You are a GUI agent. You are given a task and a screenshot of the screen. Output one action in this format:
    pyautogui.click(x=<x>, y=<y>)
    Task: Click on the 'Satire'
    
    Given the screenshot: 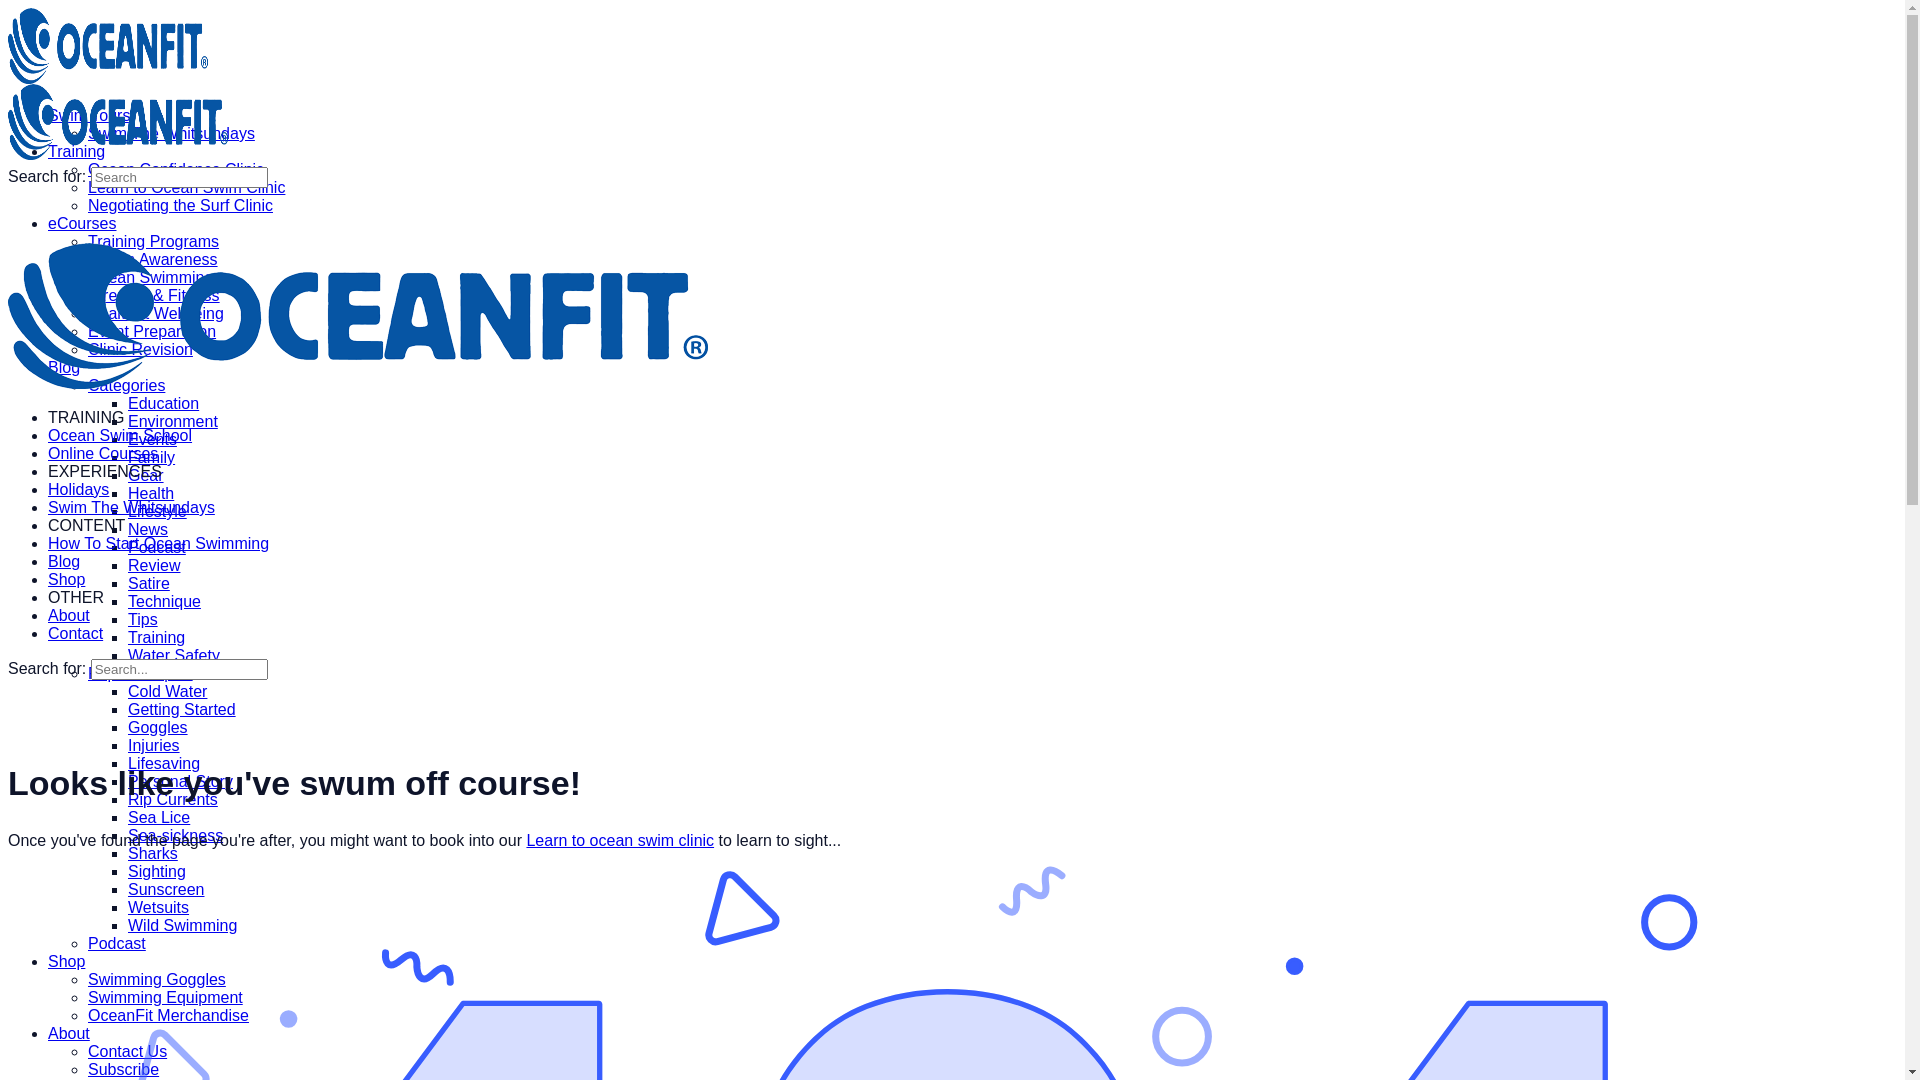 What is the action you would take?
    pyautogui.click(x=147, y=583)
    